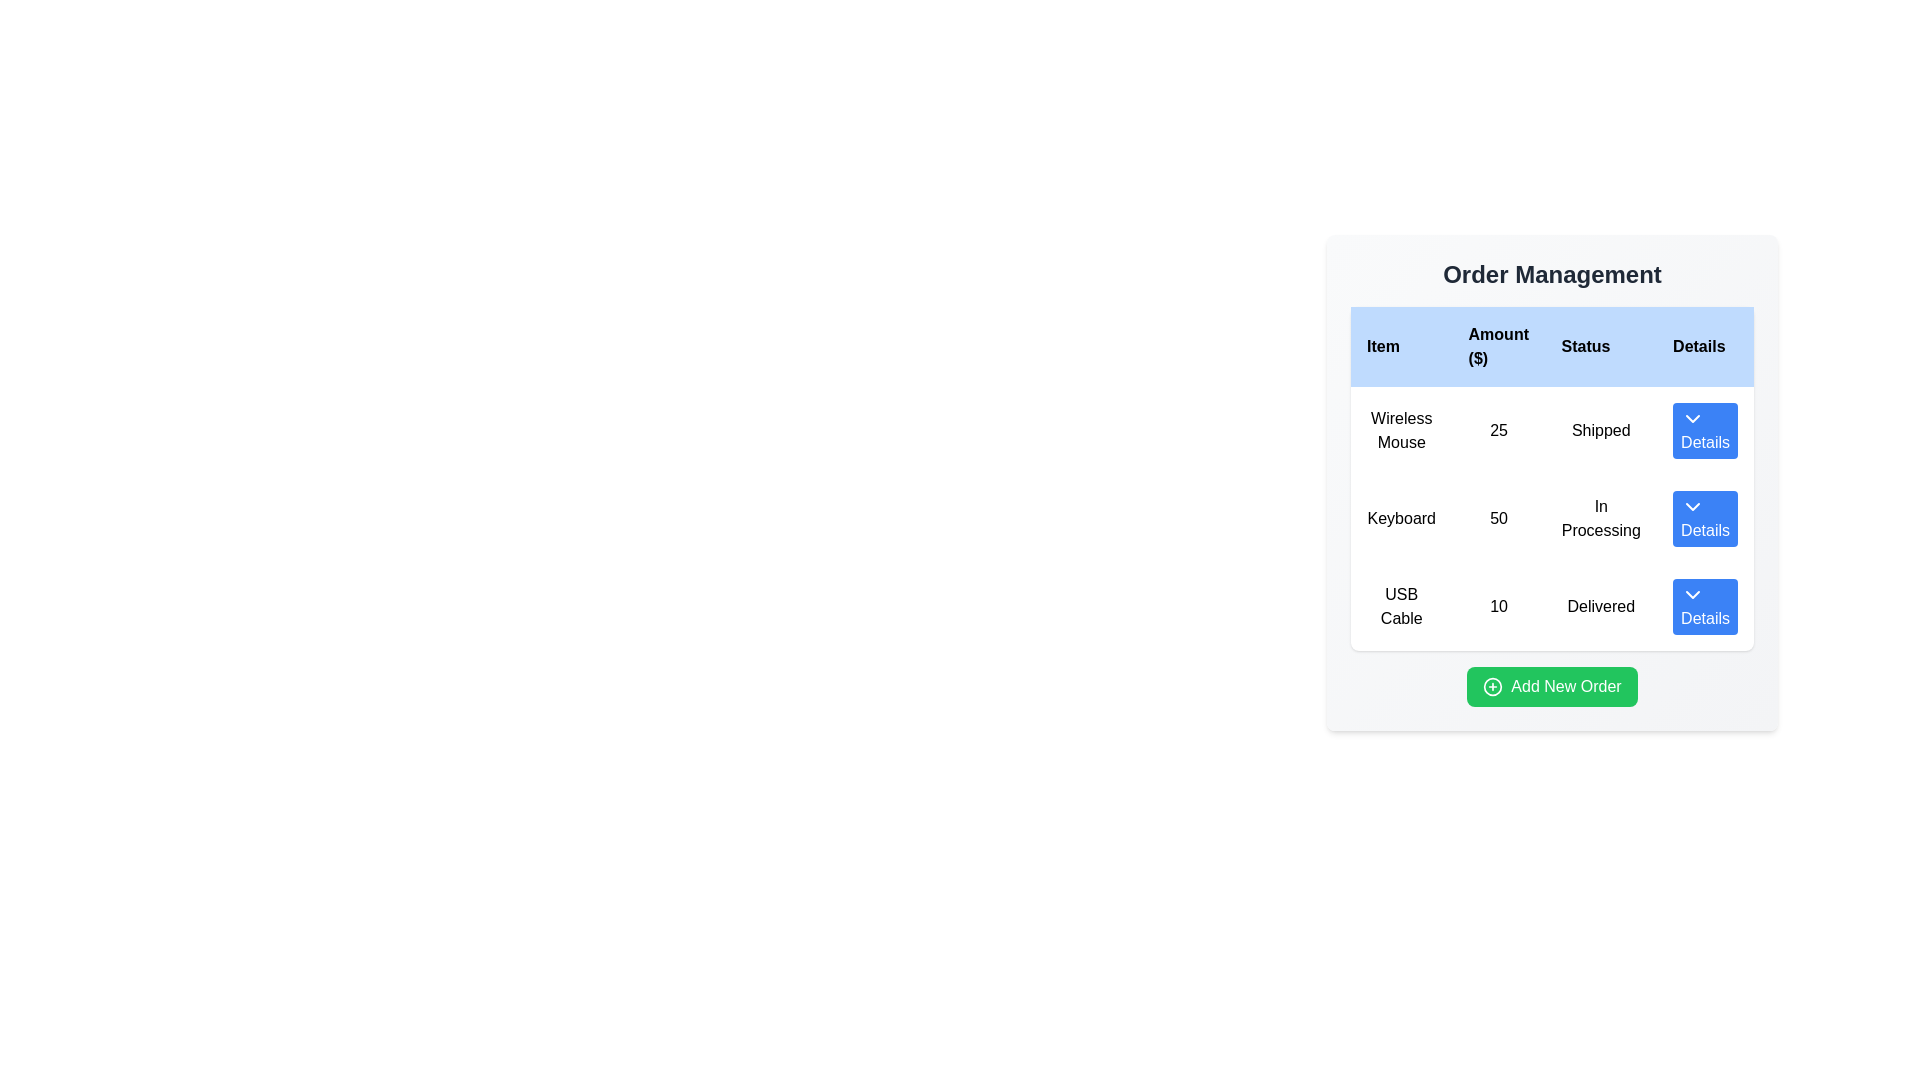 The height and width of the screenshot is (1080, 1920). What do you see at coordinates (1498, 346) in the screenshot?
I see `the static text label 'Amount ($)' which is styled in bold black font and located in the blue header row of the table, positioned between the 'Item' and 'Status' labels` at bounding box center [1498, 346].